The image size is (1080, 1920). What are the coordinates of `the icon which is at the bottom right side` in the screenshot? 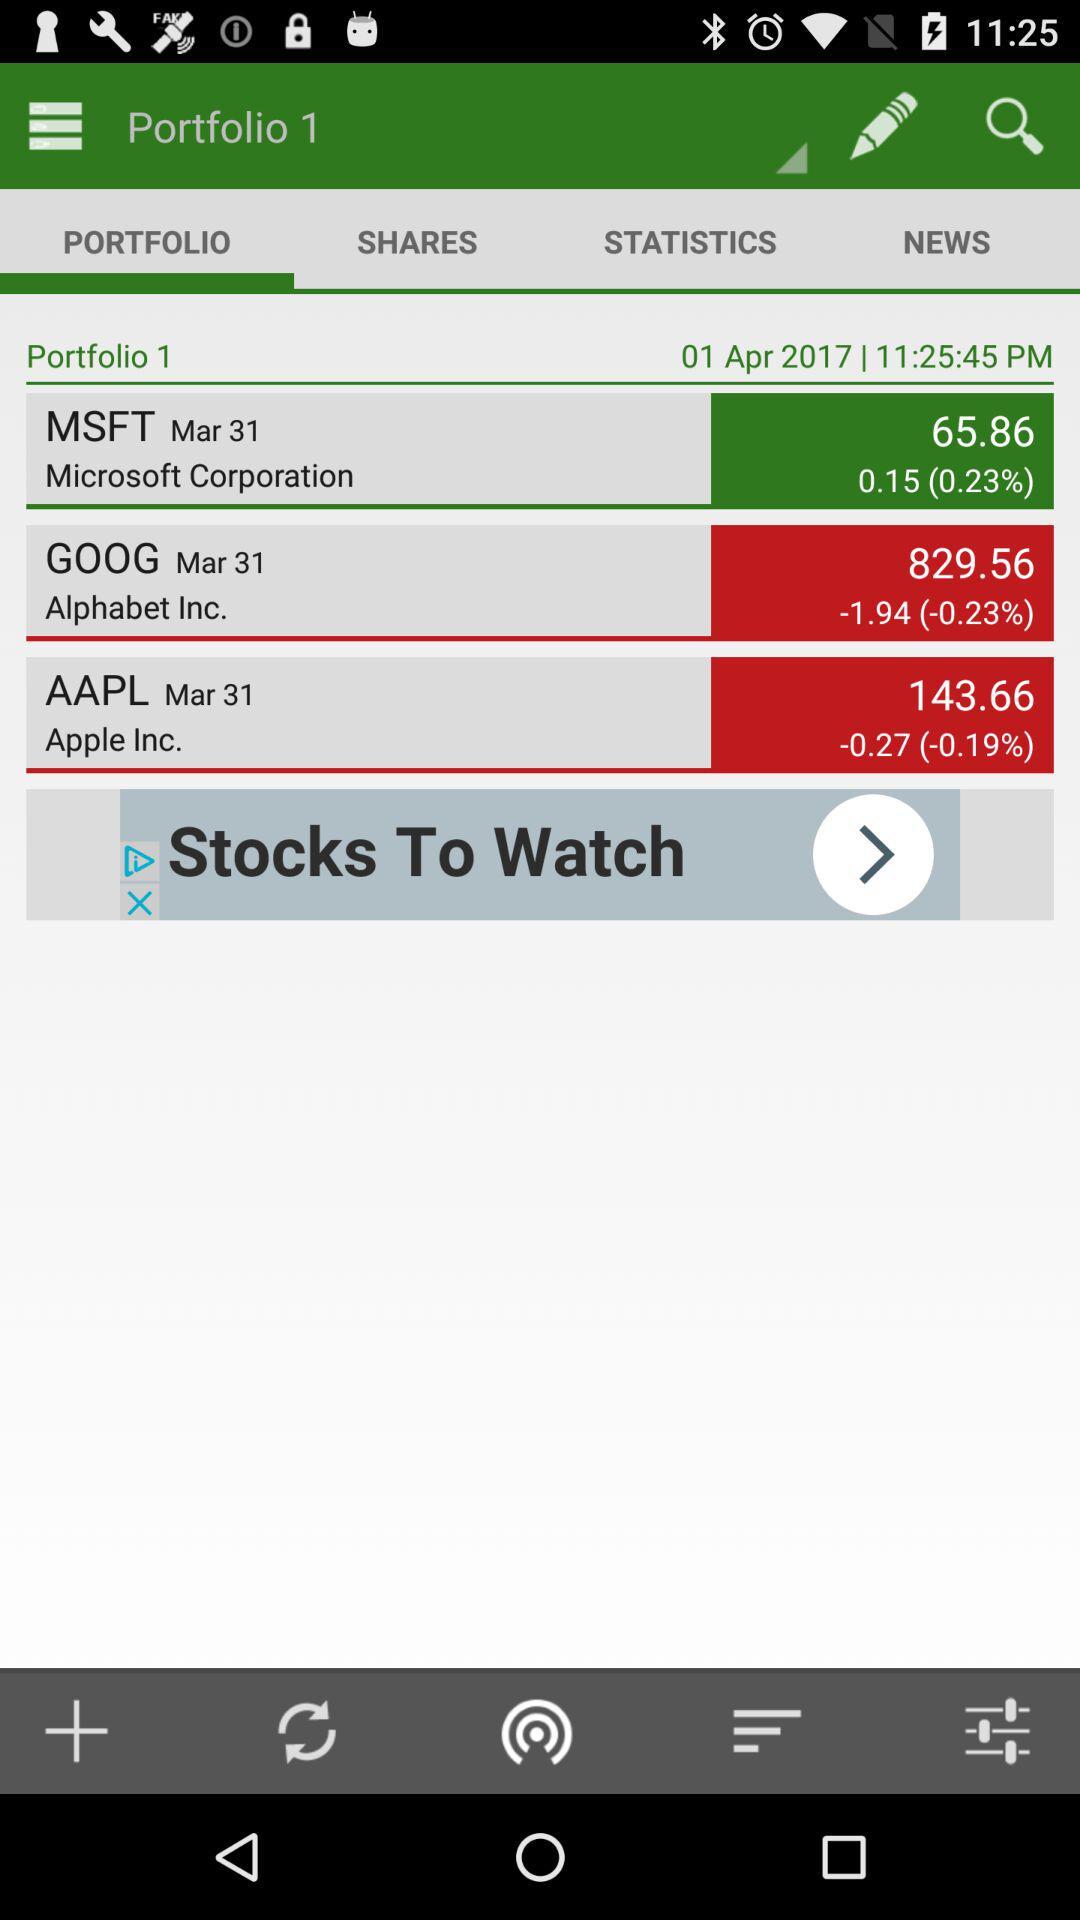 It's located at (980, 1730).